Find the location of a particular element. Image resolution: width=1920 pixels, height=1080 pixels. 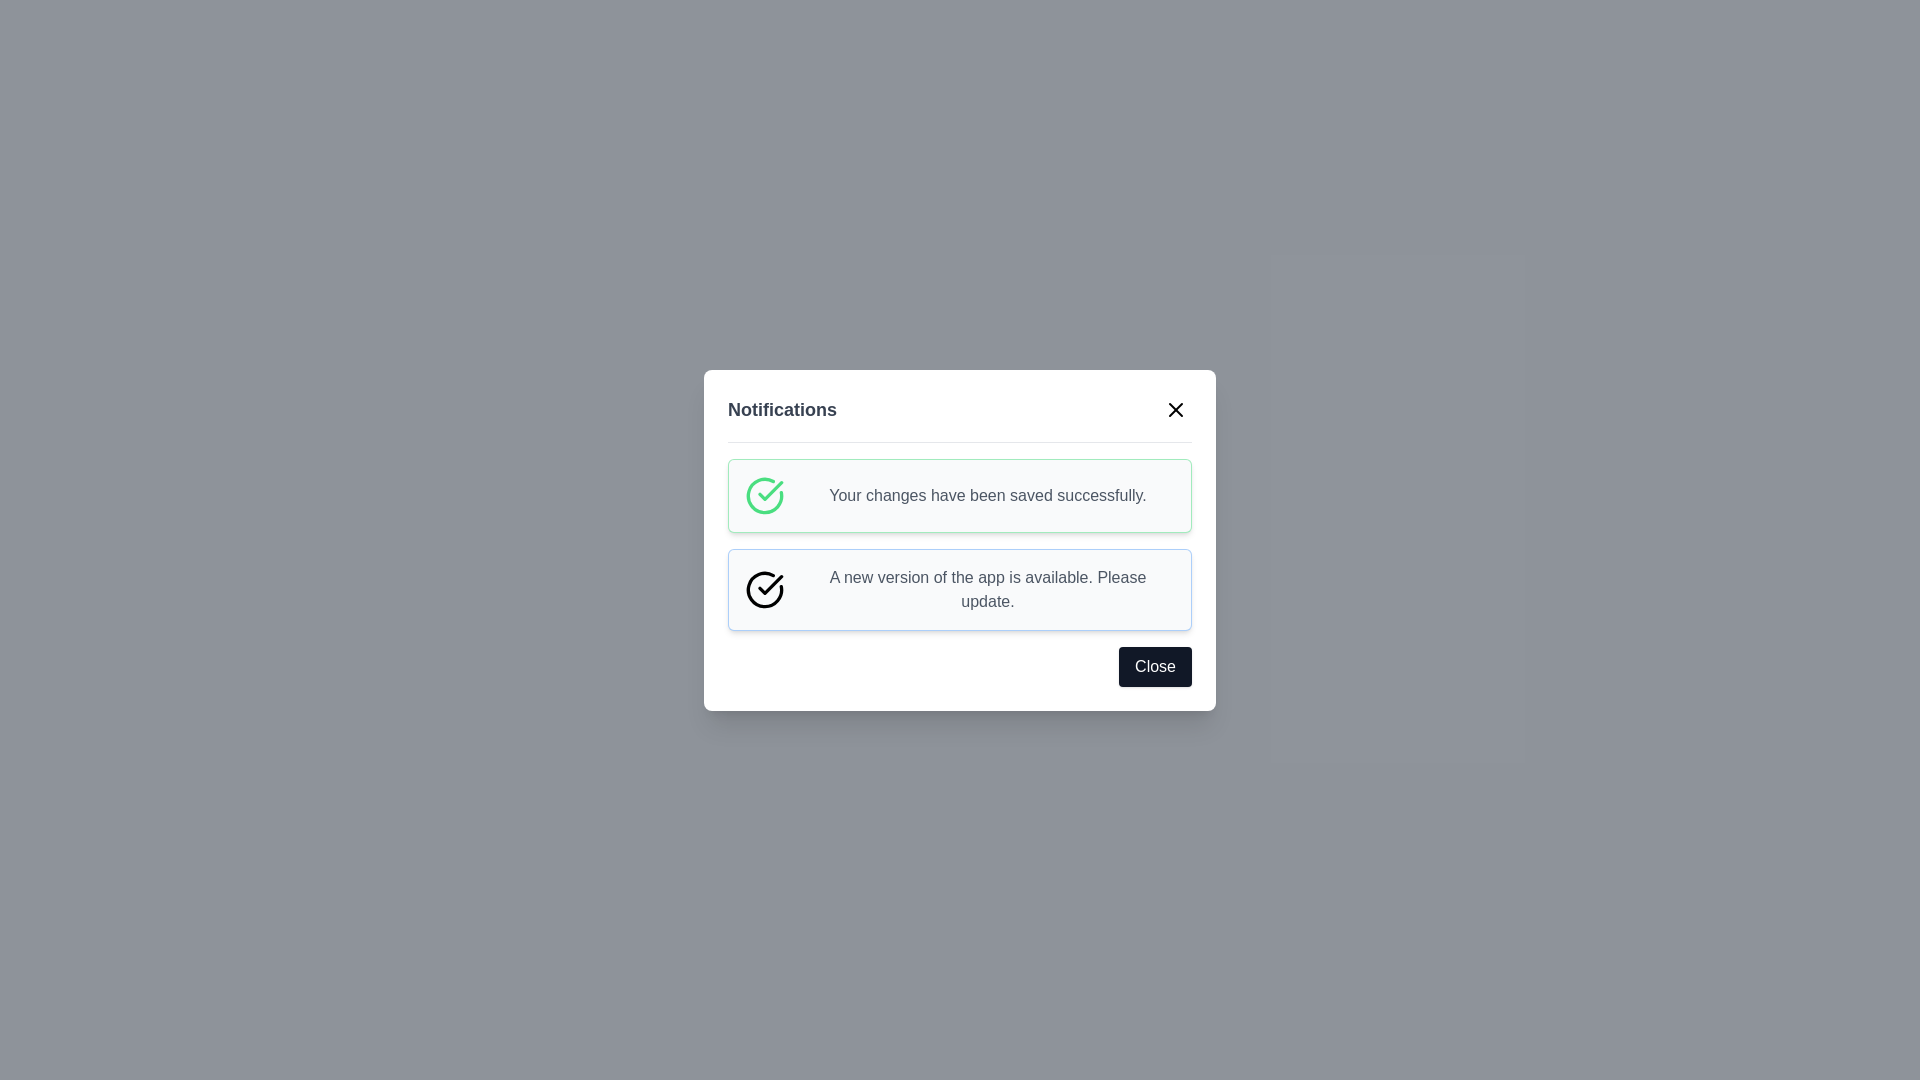

text content of the prominent 'Notifications' label located in the top-left corner of the modal header is located at coordinates (781, 408).